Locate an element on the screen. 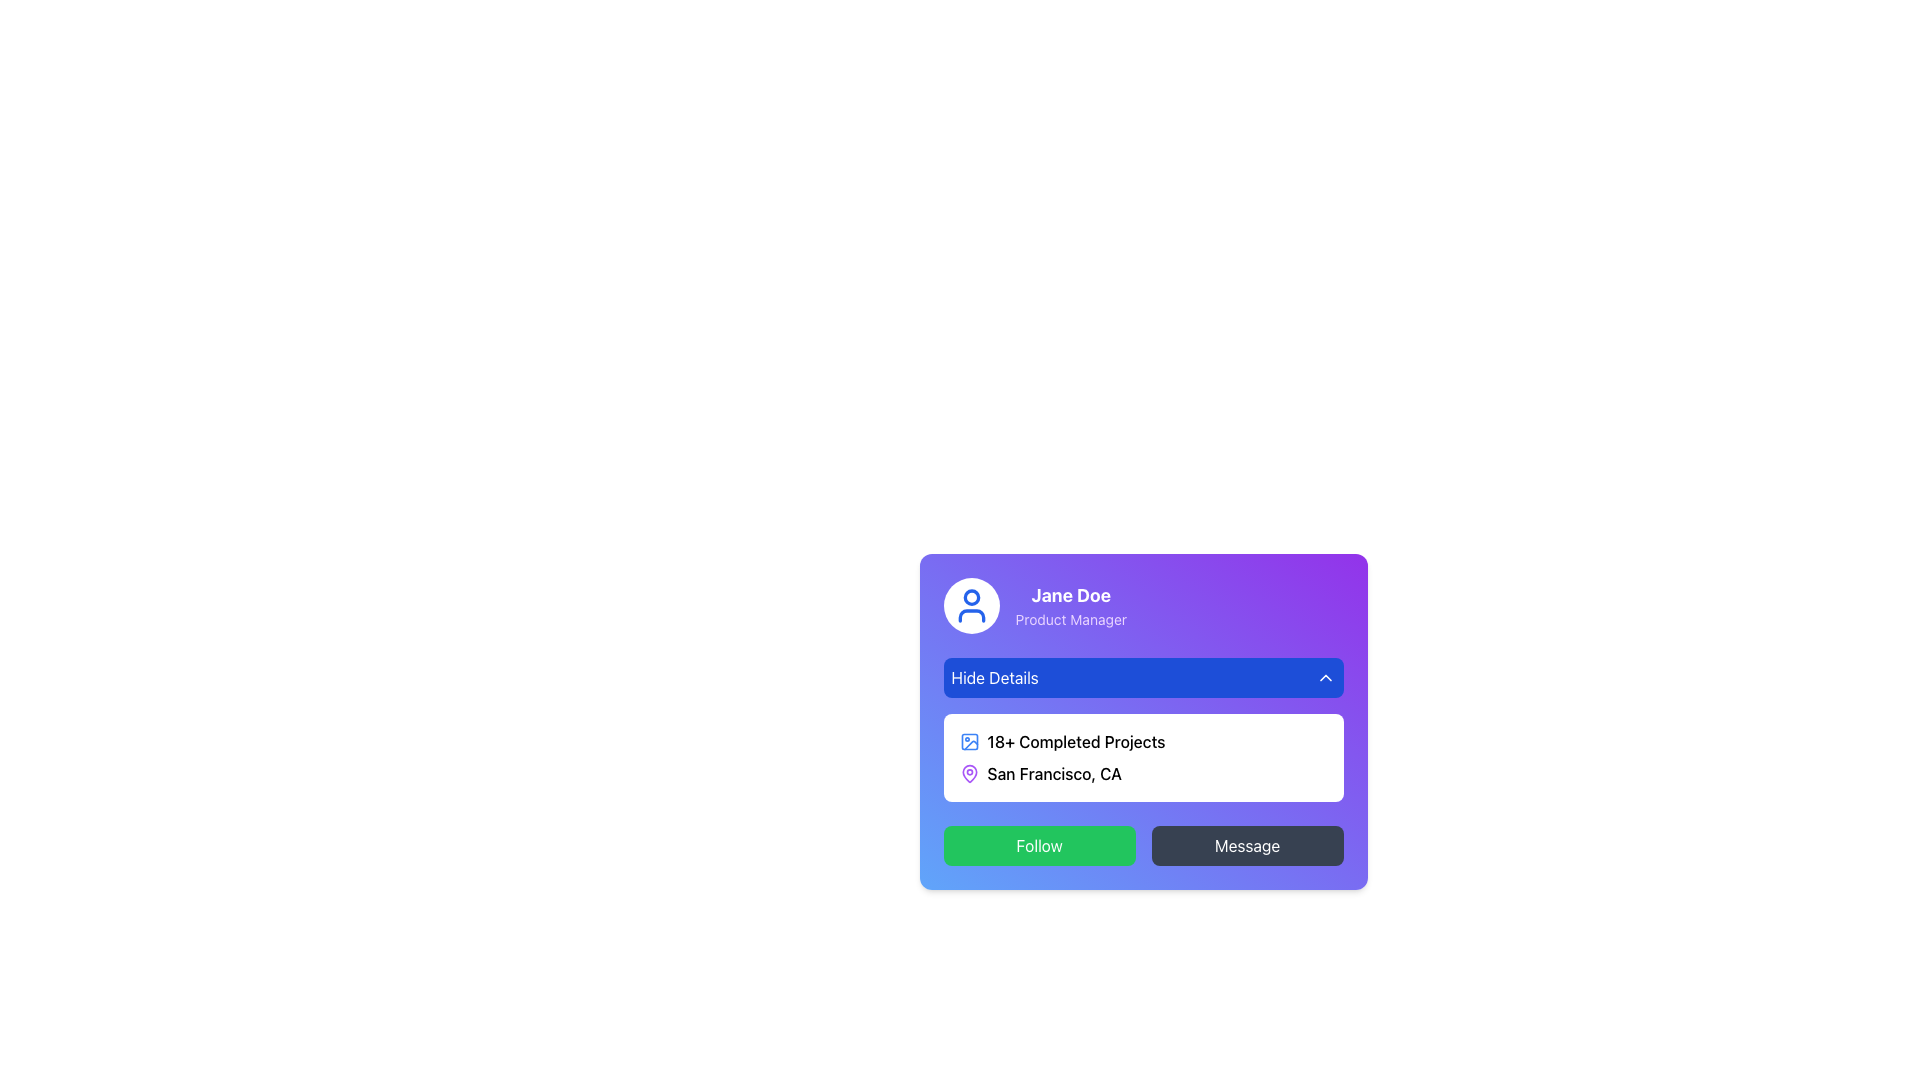  the graphic element located centrally within the SVG icon, positioned near the middle-right of the user interface card is located at coordinates (969, 741).